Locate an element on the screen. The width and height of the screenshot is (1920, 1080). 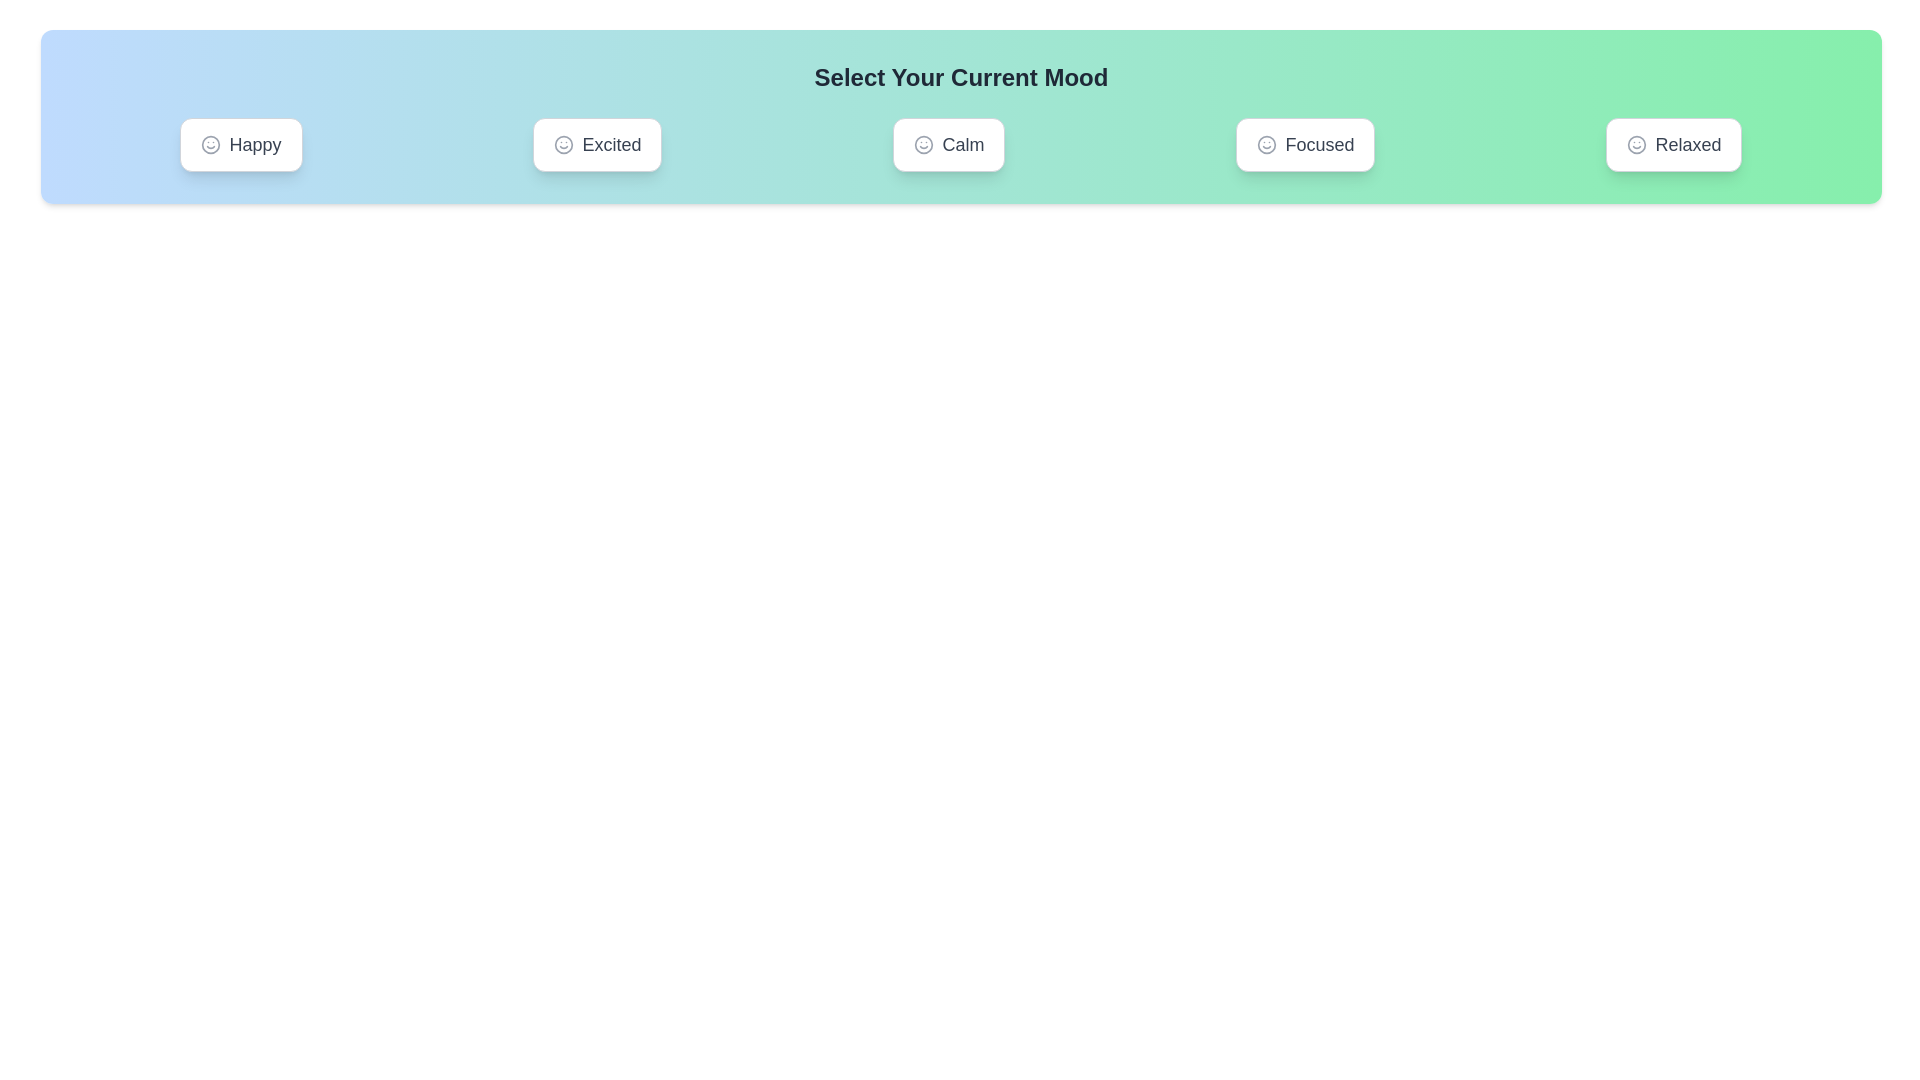
the mood Happy by clicking on its corresponding button is located at coordinates (240, 144).